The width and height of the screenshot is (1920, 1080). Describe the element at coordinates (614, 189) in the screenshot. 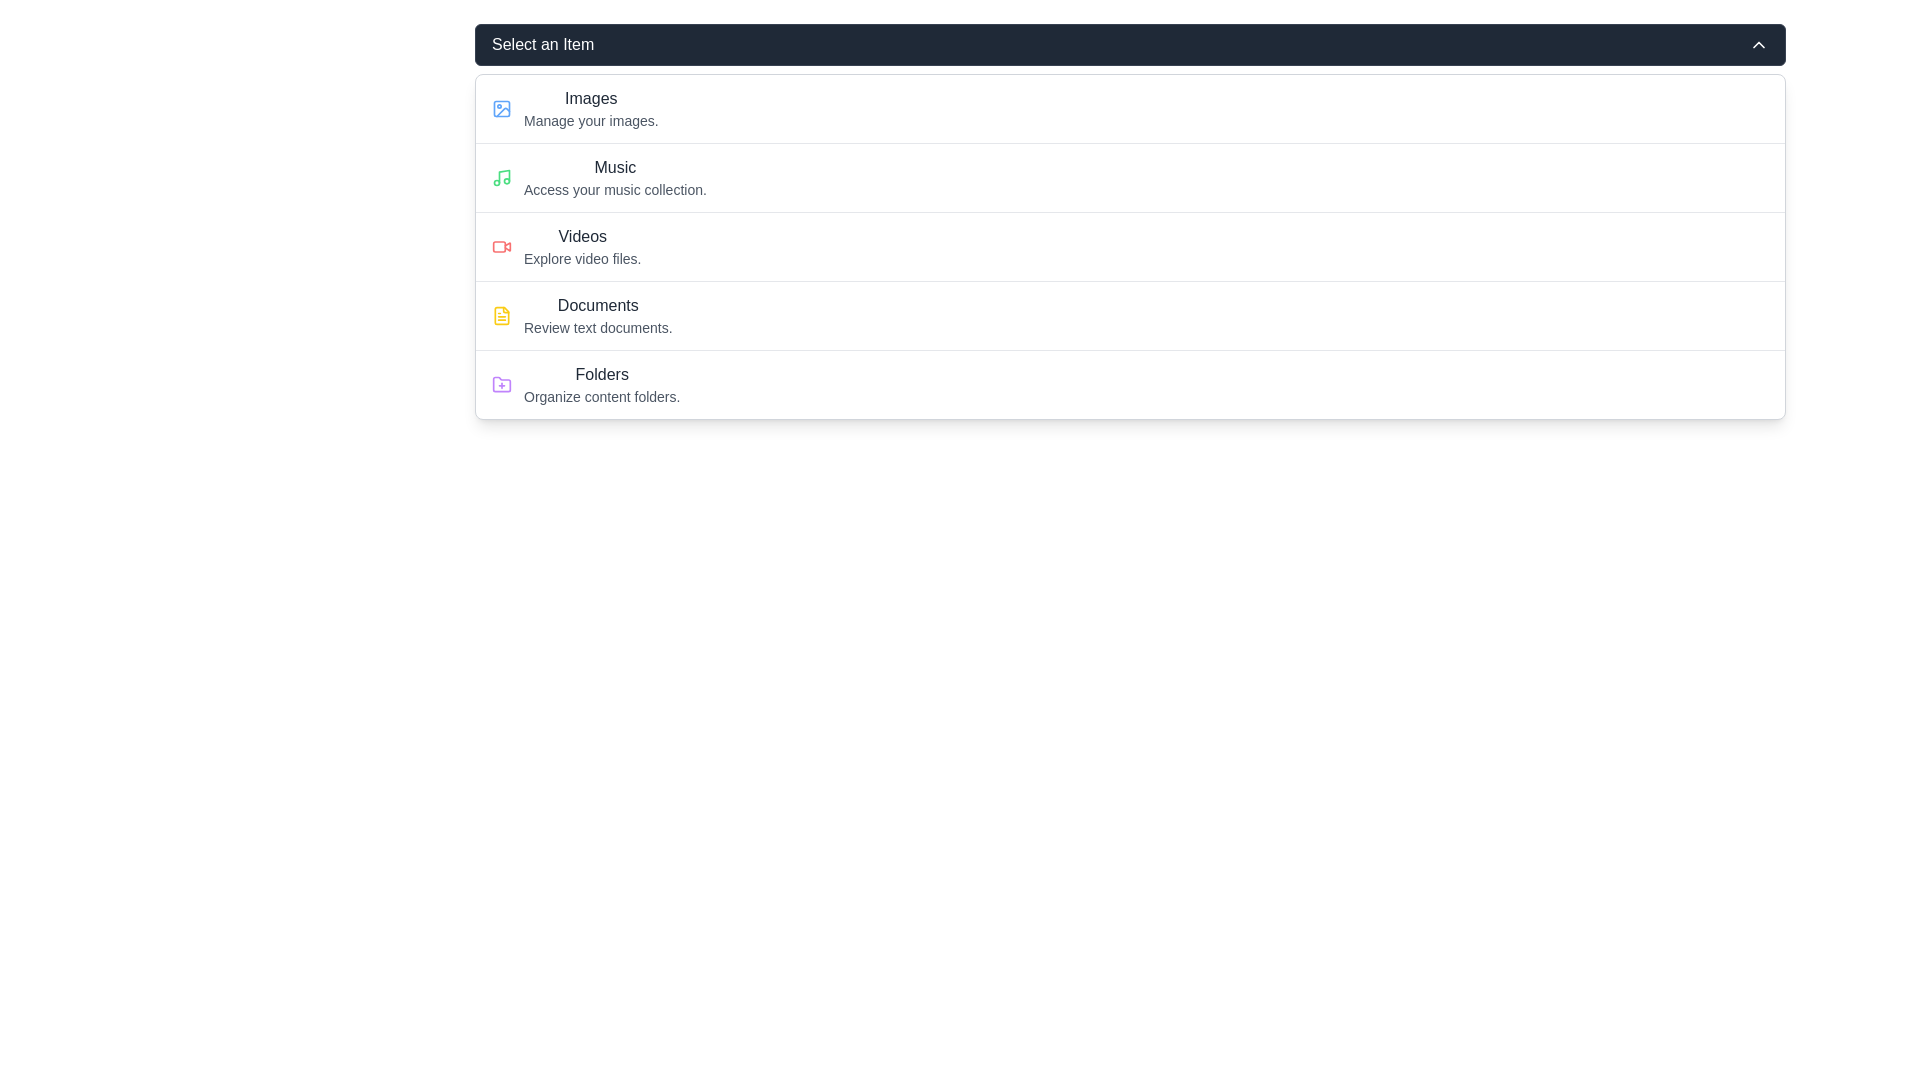

I see `the static text label that serves as a description for the 'Music' section, located below the 'Music' heading` at that location.